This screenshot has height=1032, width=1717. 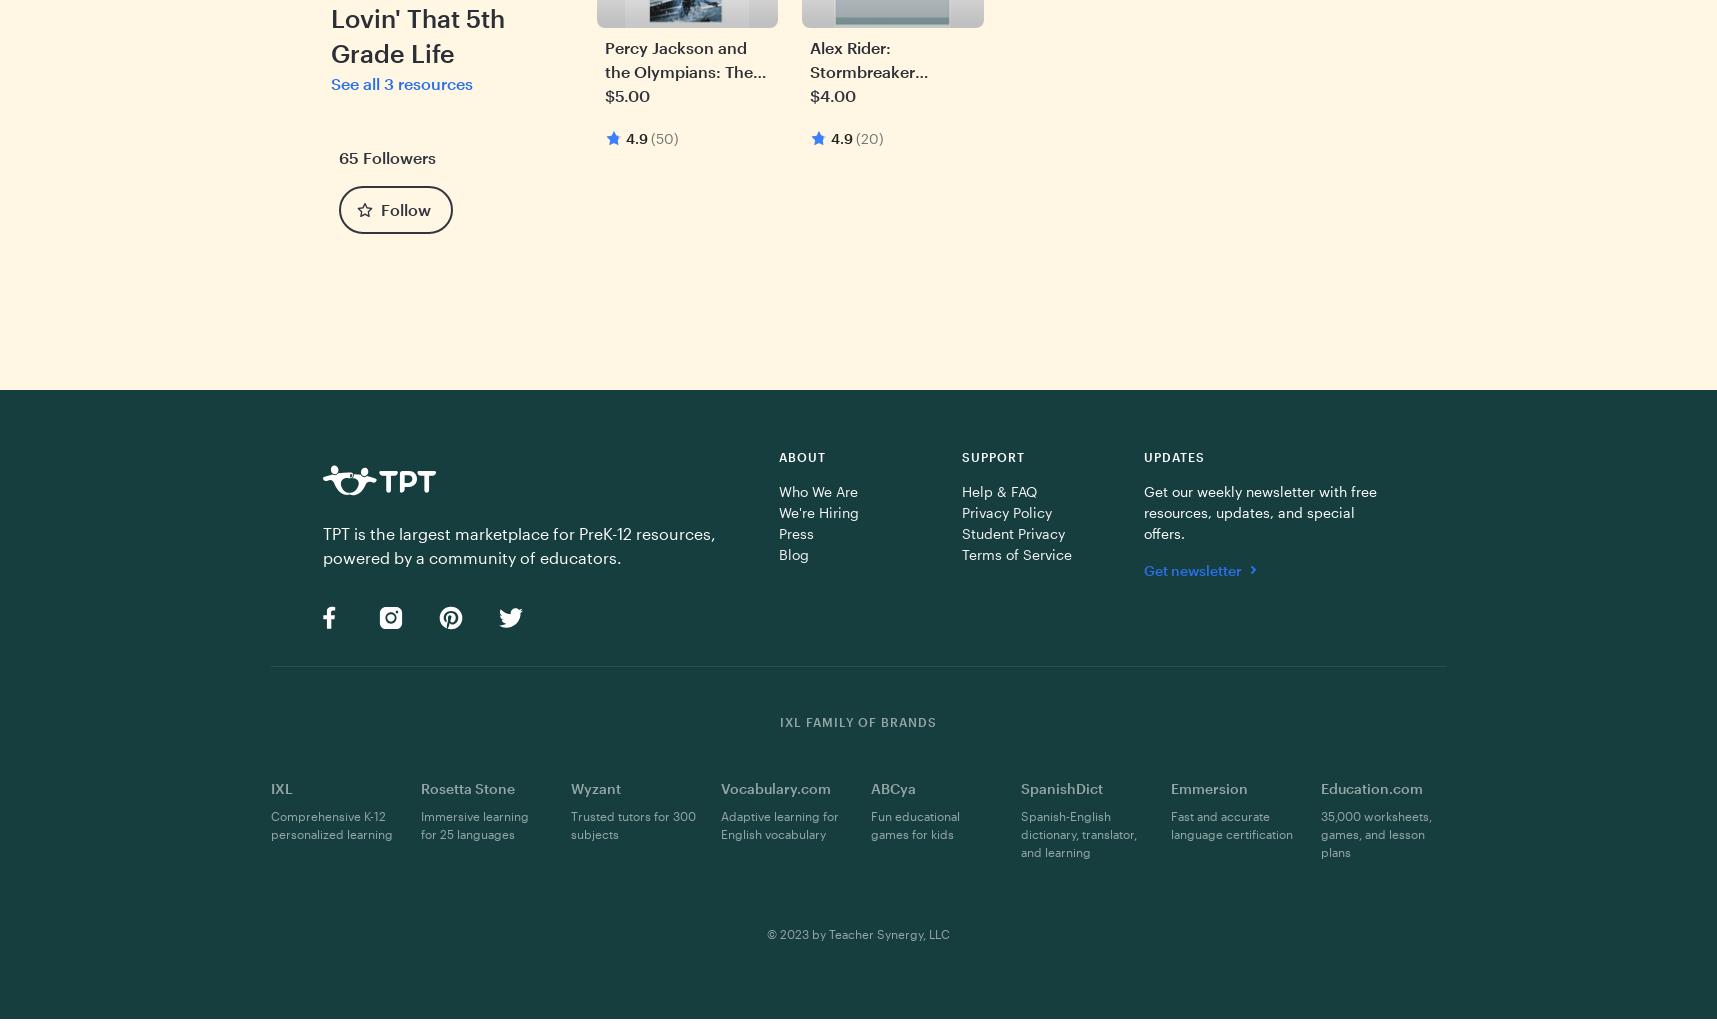 I want to click on '(20)', so click(x=870, y=136).